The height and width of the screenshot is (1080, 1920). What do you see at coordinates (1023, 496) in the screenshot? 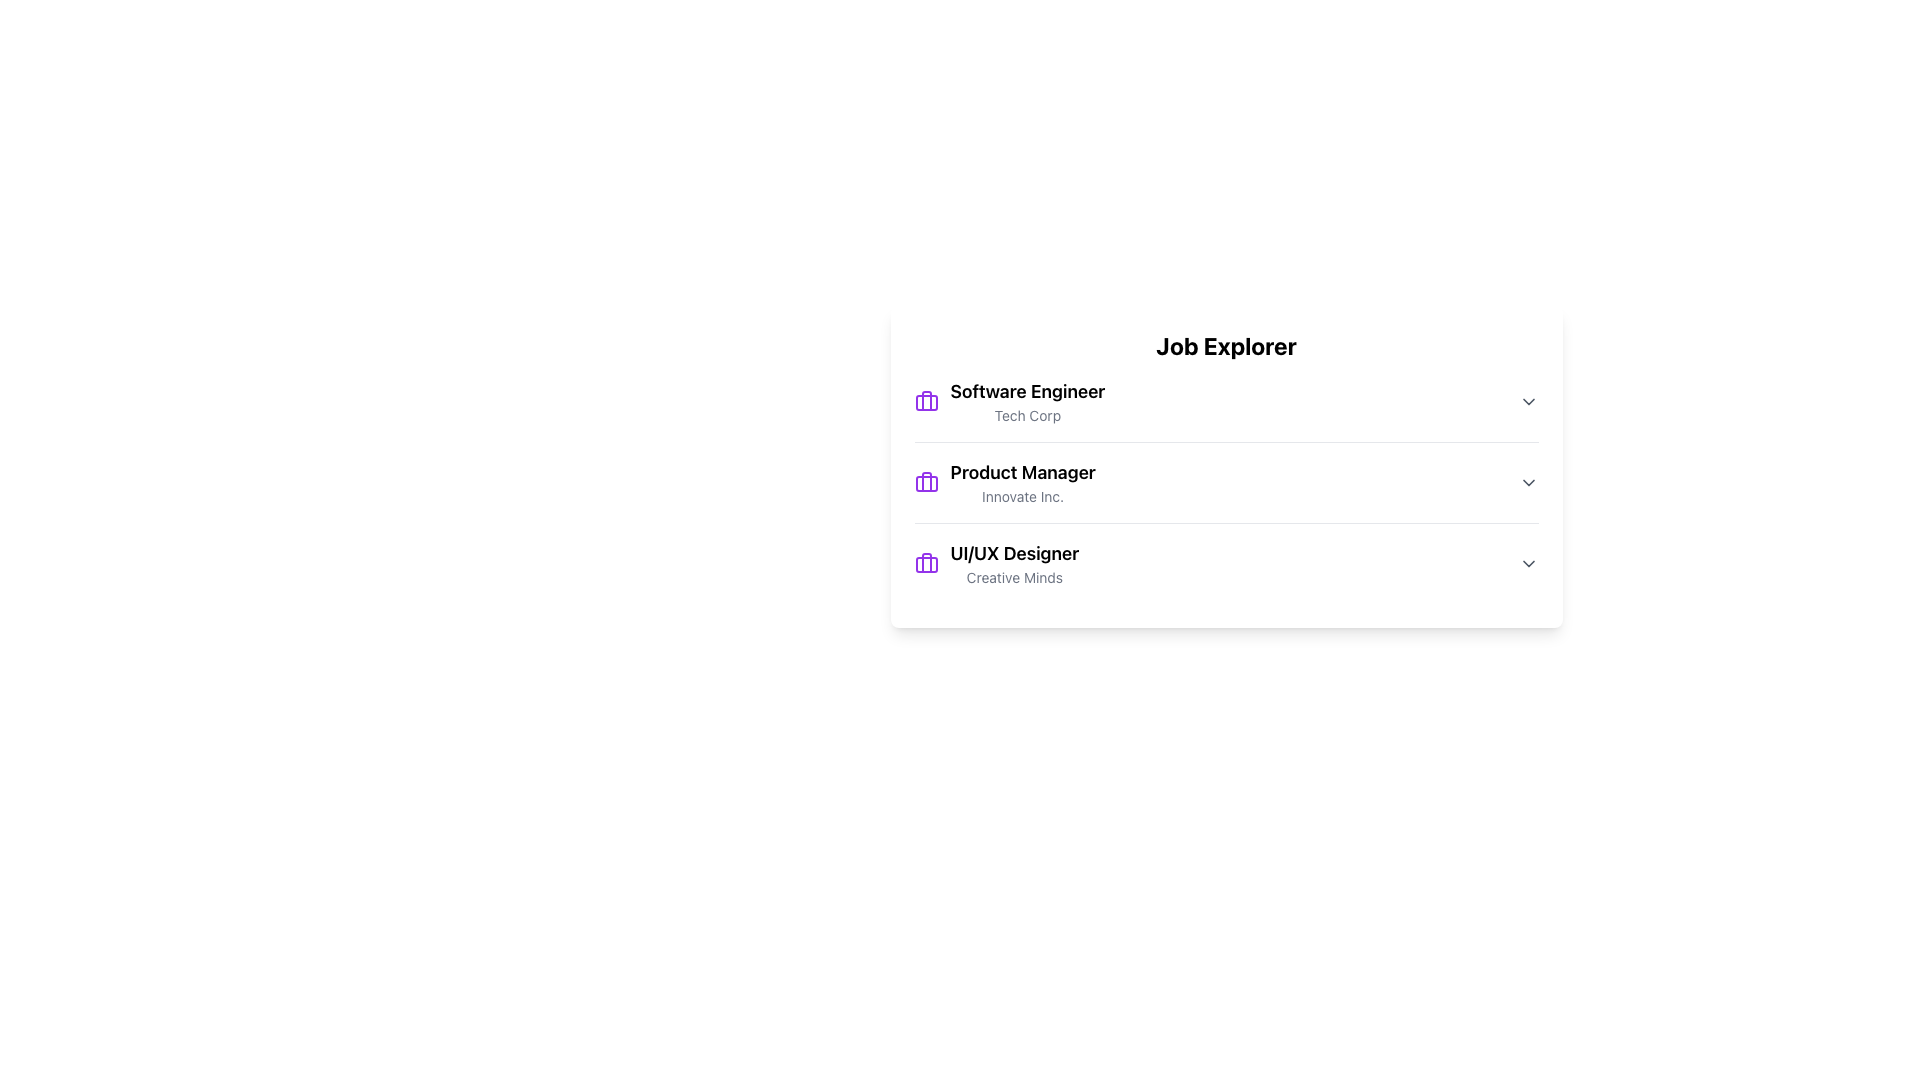
I see `the text label displaying 'Innovate Inc.' which is located directly below the 'Product Manager' title in the job listing layout` at bounding box center [1023, 496].